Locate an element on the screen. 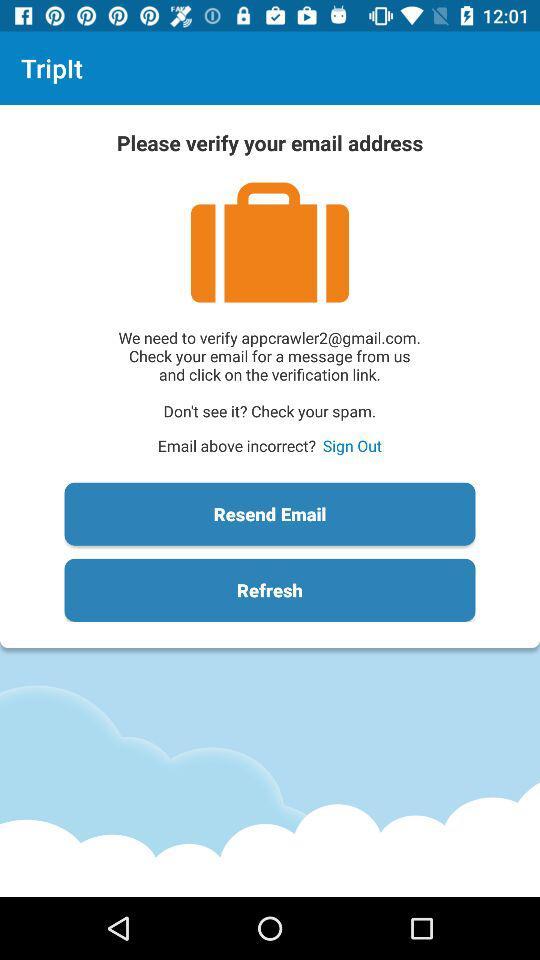 Image resolution: width=540 pixels, height=960 pixels. item below resend email icon is located at coordinates (270, 590).